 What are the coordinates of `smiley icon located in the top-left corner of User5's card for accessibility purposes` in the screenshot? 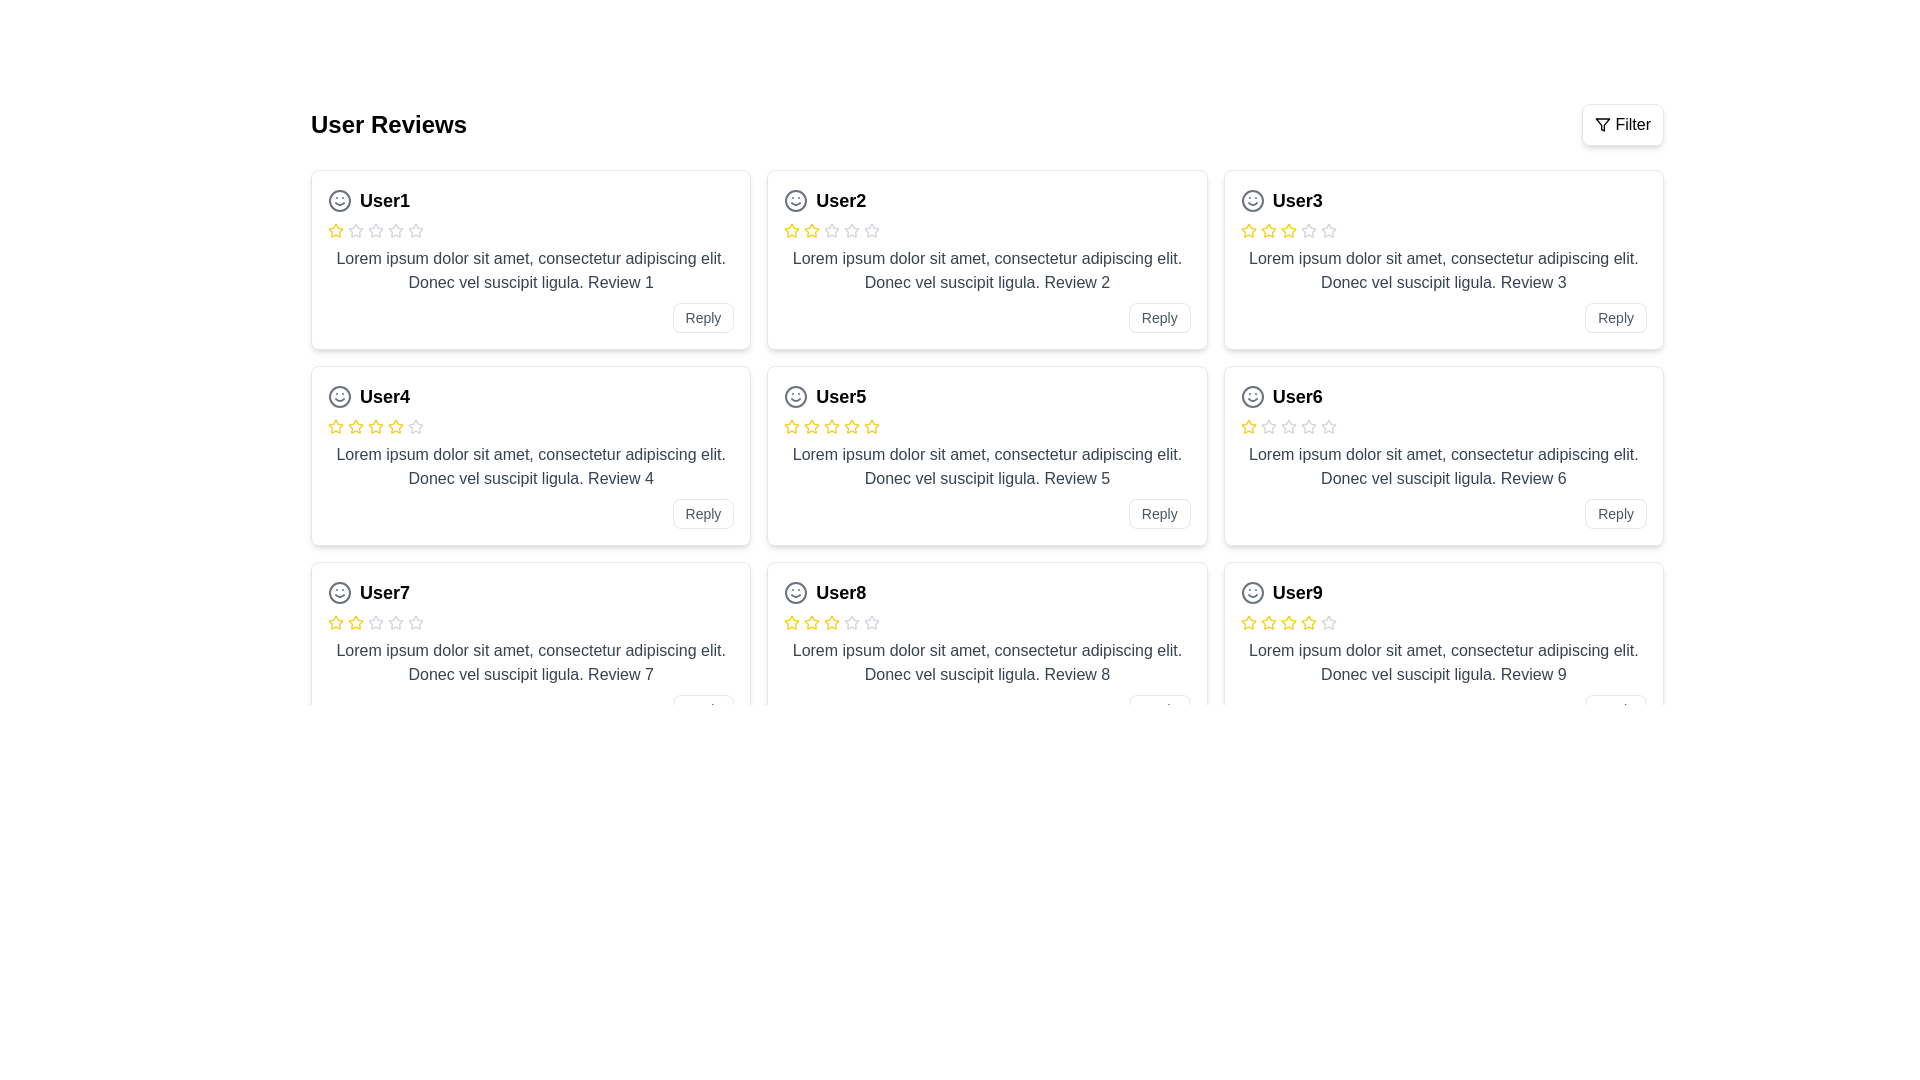 It's located at (795, 397).